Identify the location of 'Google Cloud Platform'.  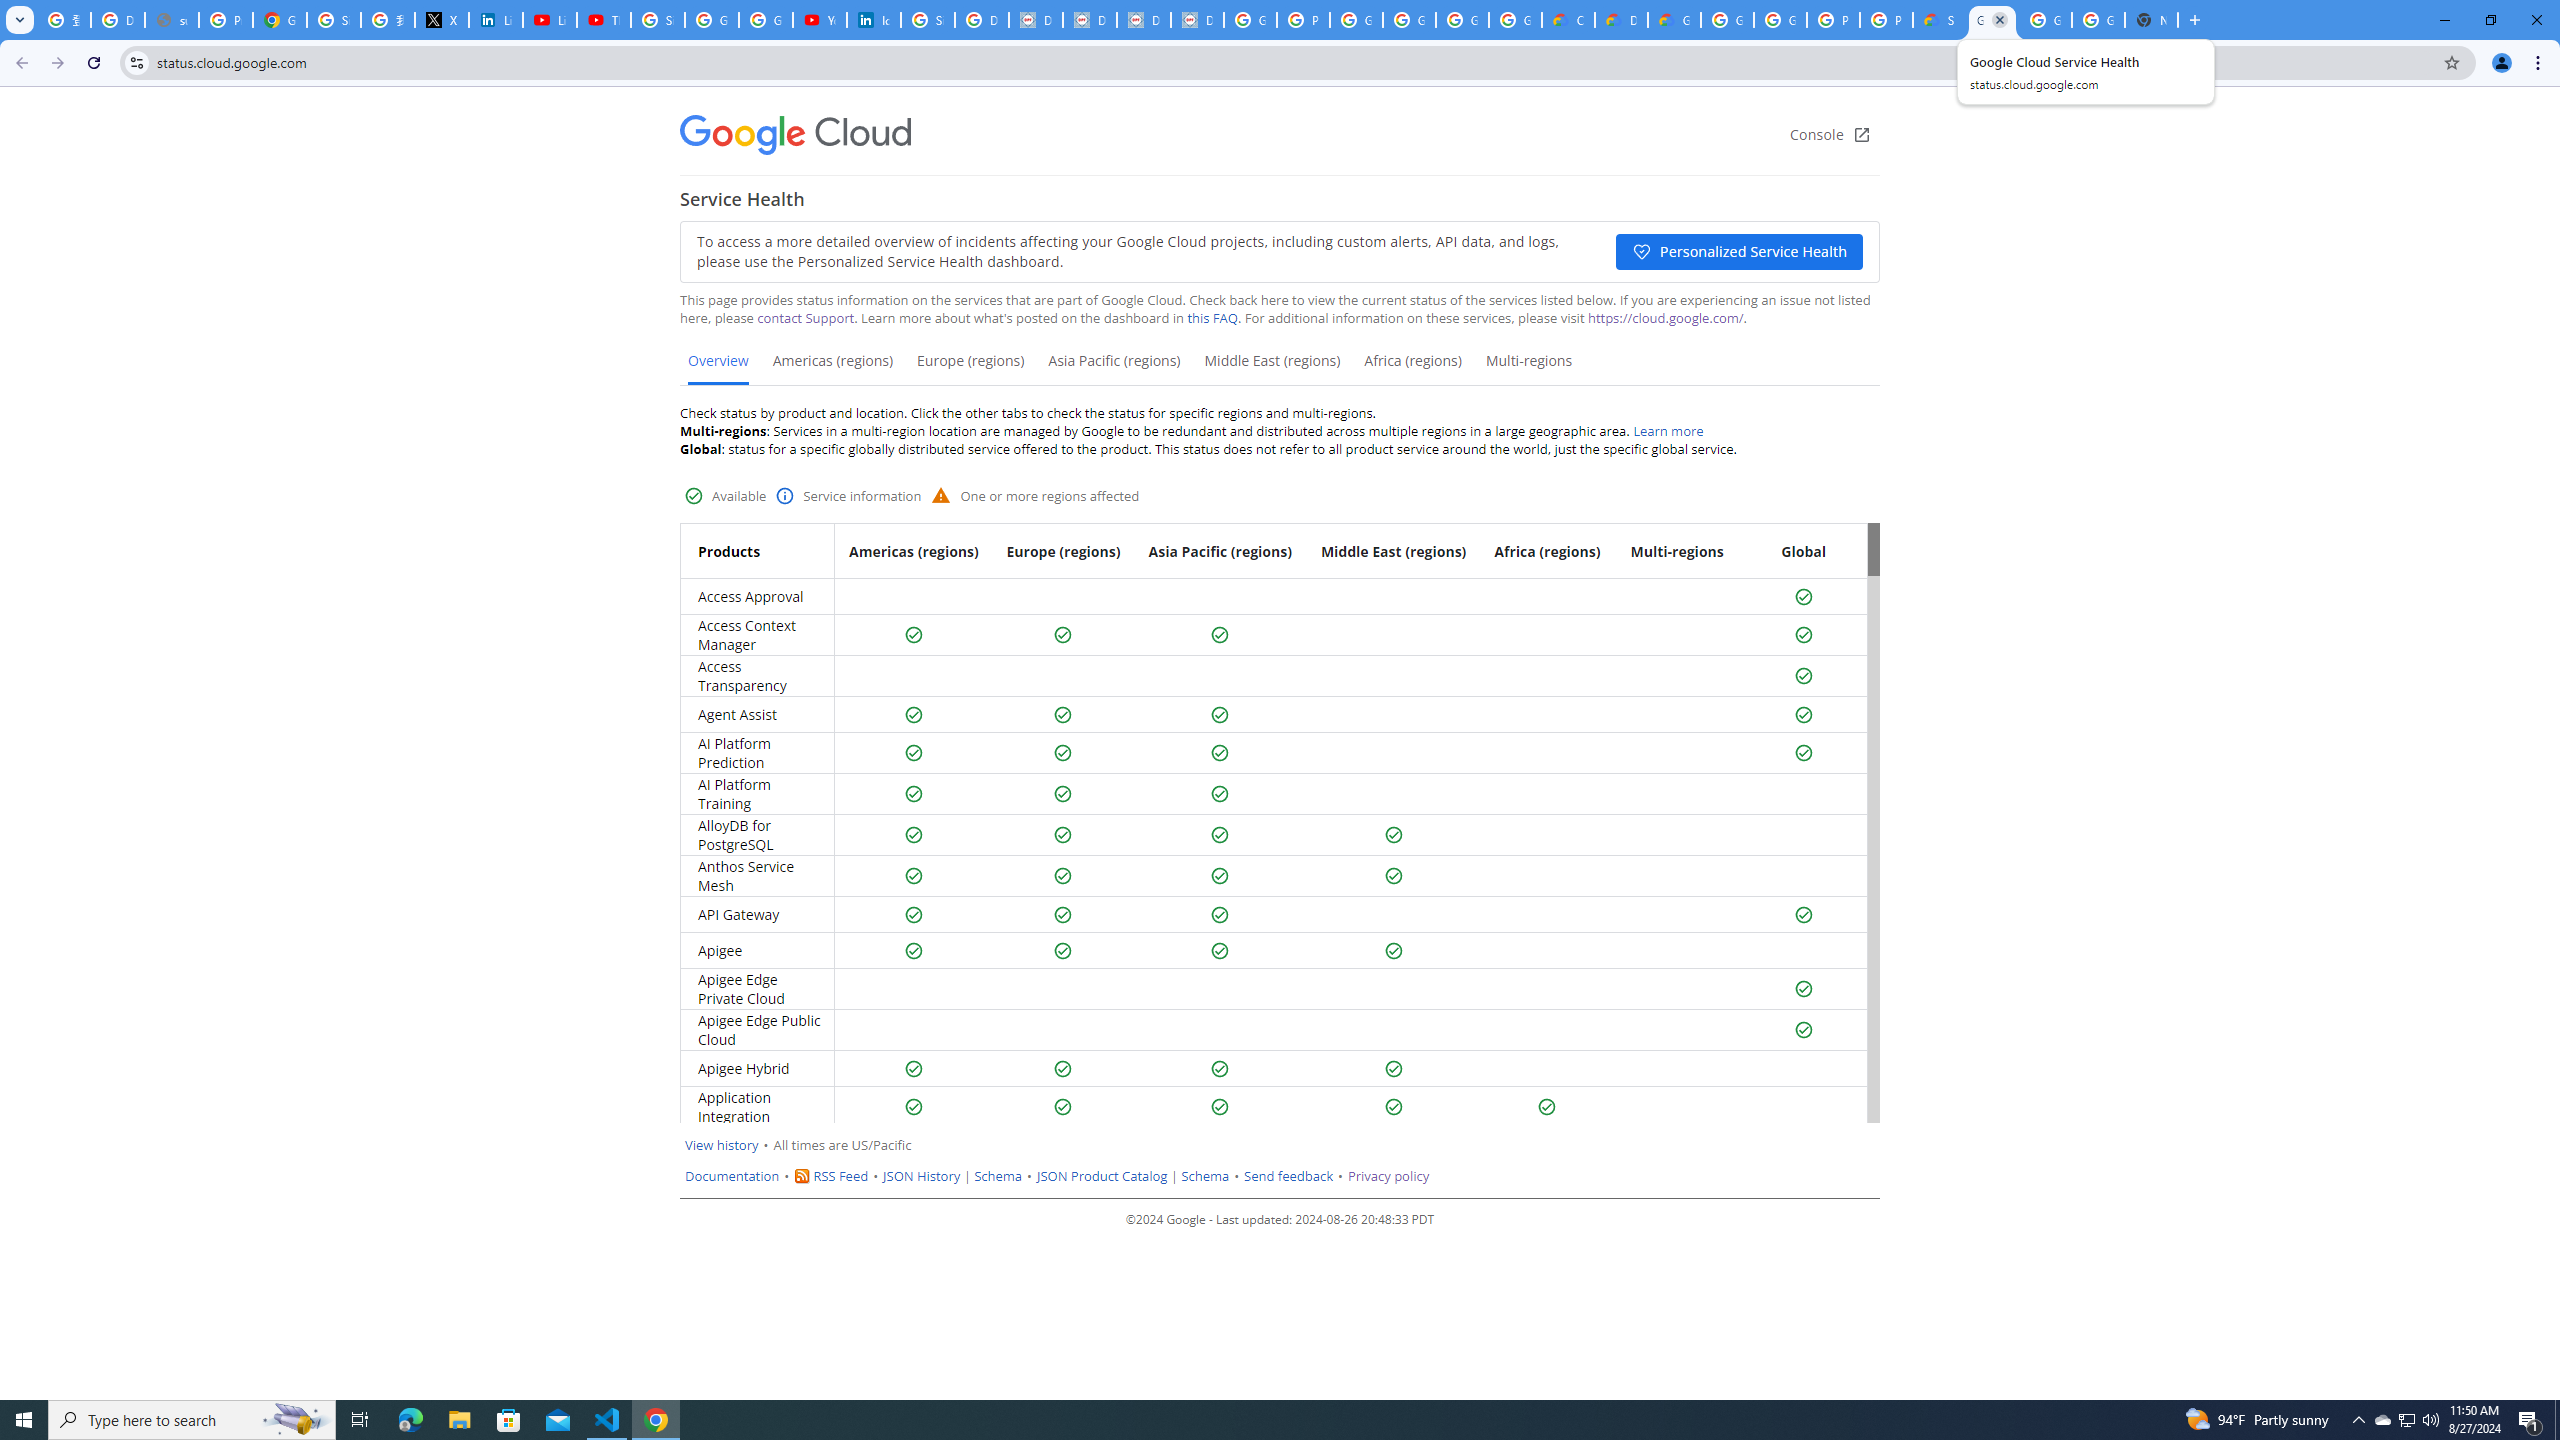
(1780, 19).